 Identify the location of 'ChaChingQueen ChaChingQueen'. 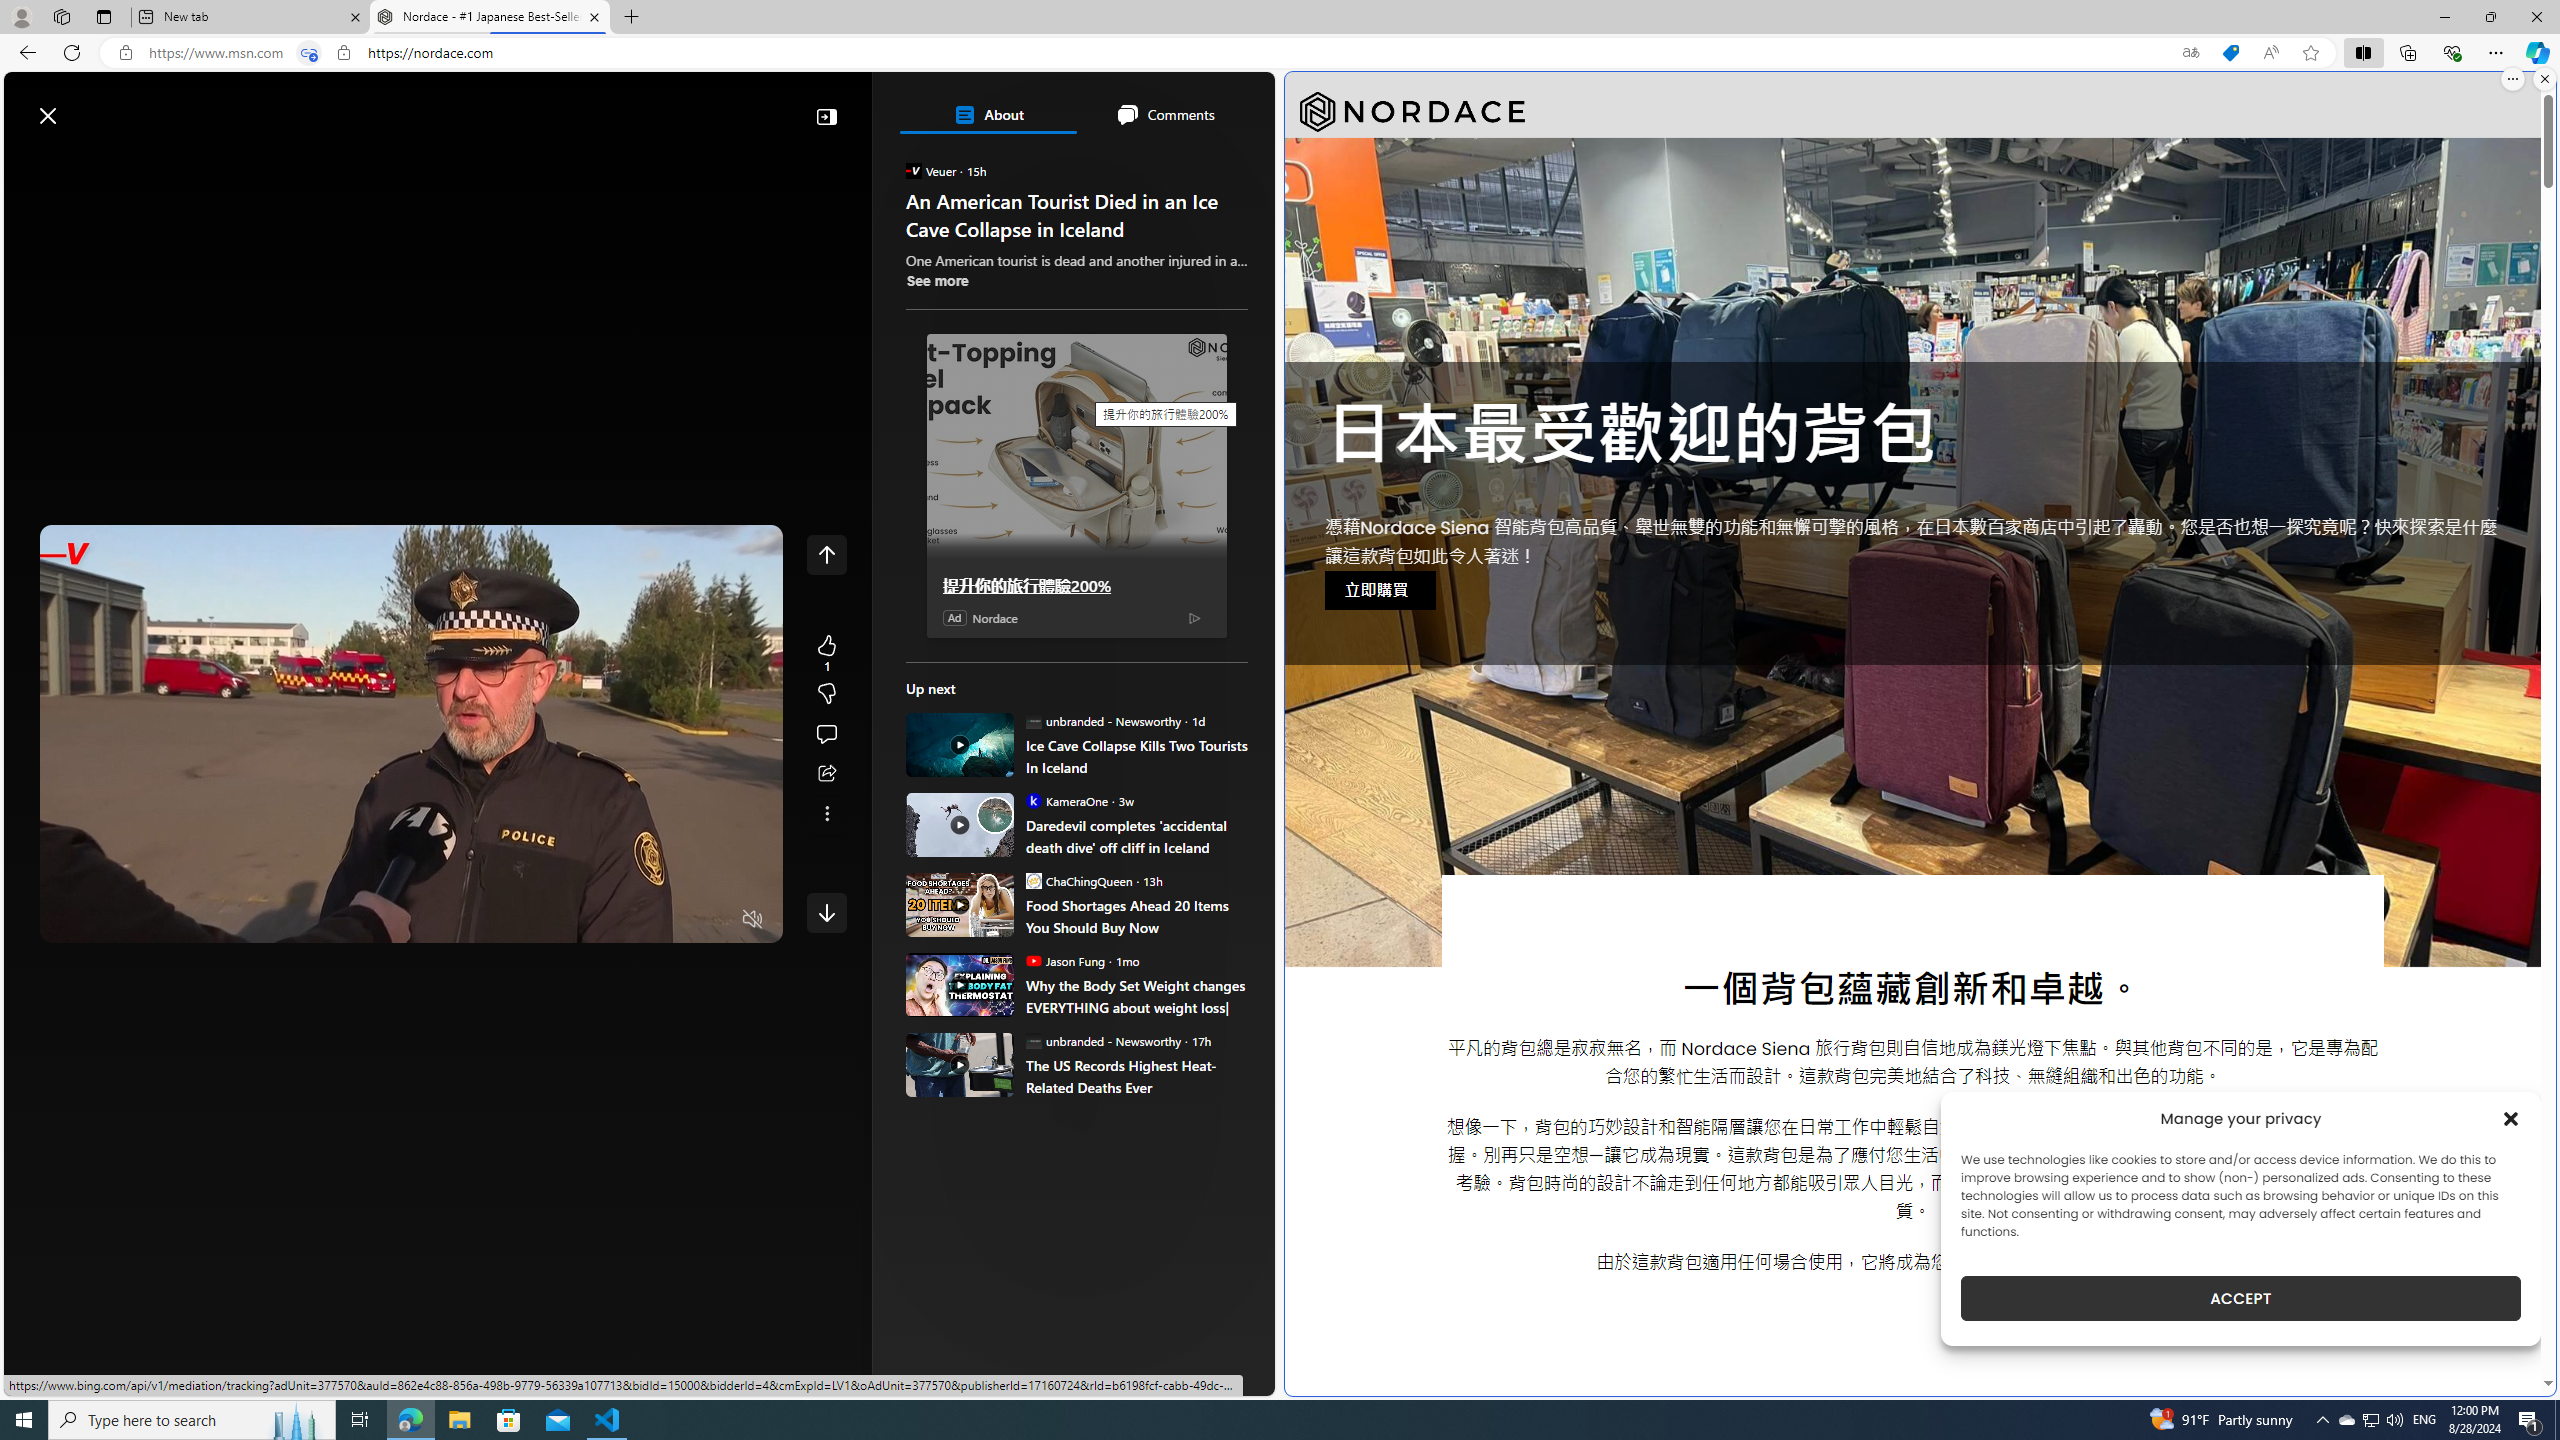
(1079, 880).